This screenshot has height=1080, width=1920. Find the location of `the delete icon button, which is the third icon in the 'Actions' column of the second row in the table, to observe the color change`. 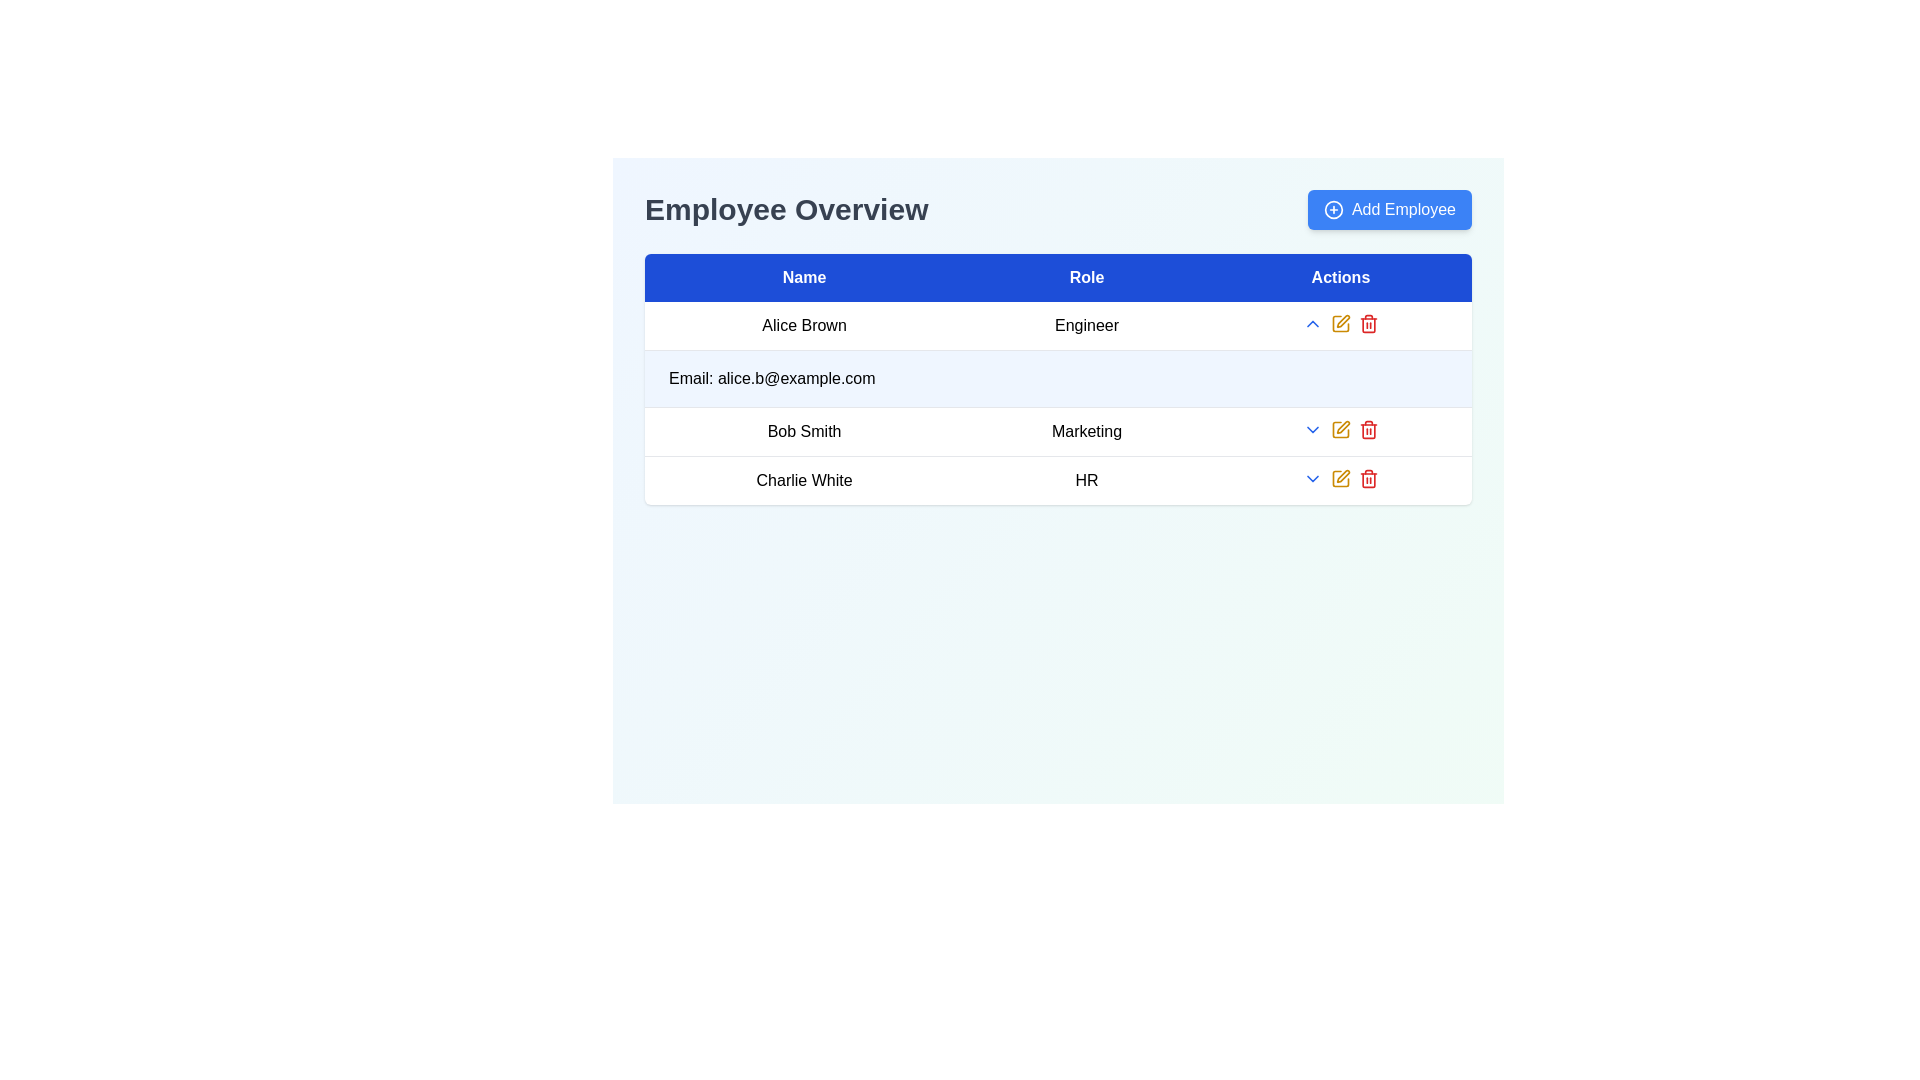

the delete icon button, which is the third icon in the 'Actions' column of the second row in the table, to observe the color change is located at coordinates (1367, 428).